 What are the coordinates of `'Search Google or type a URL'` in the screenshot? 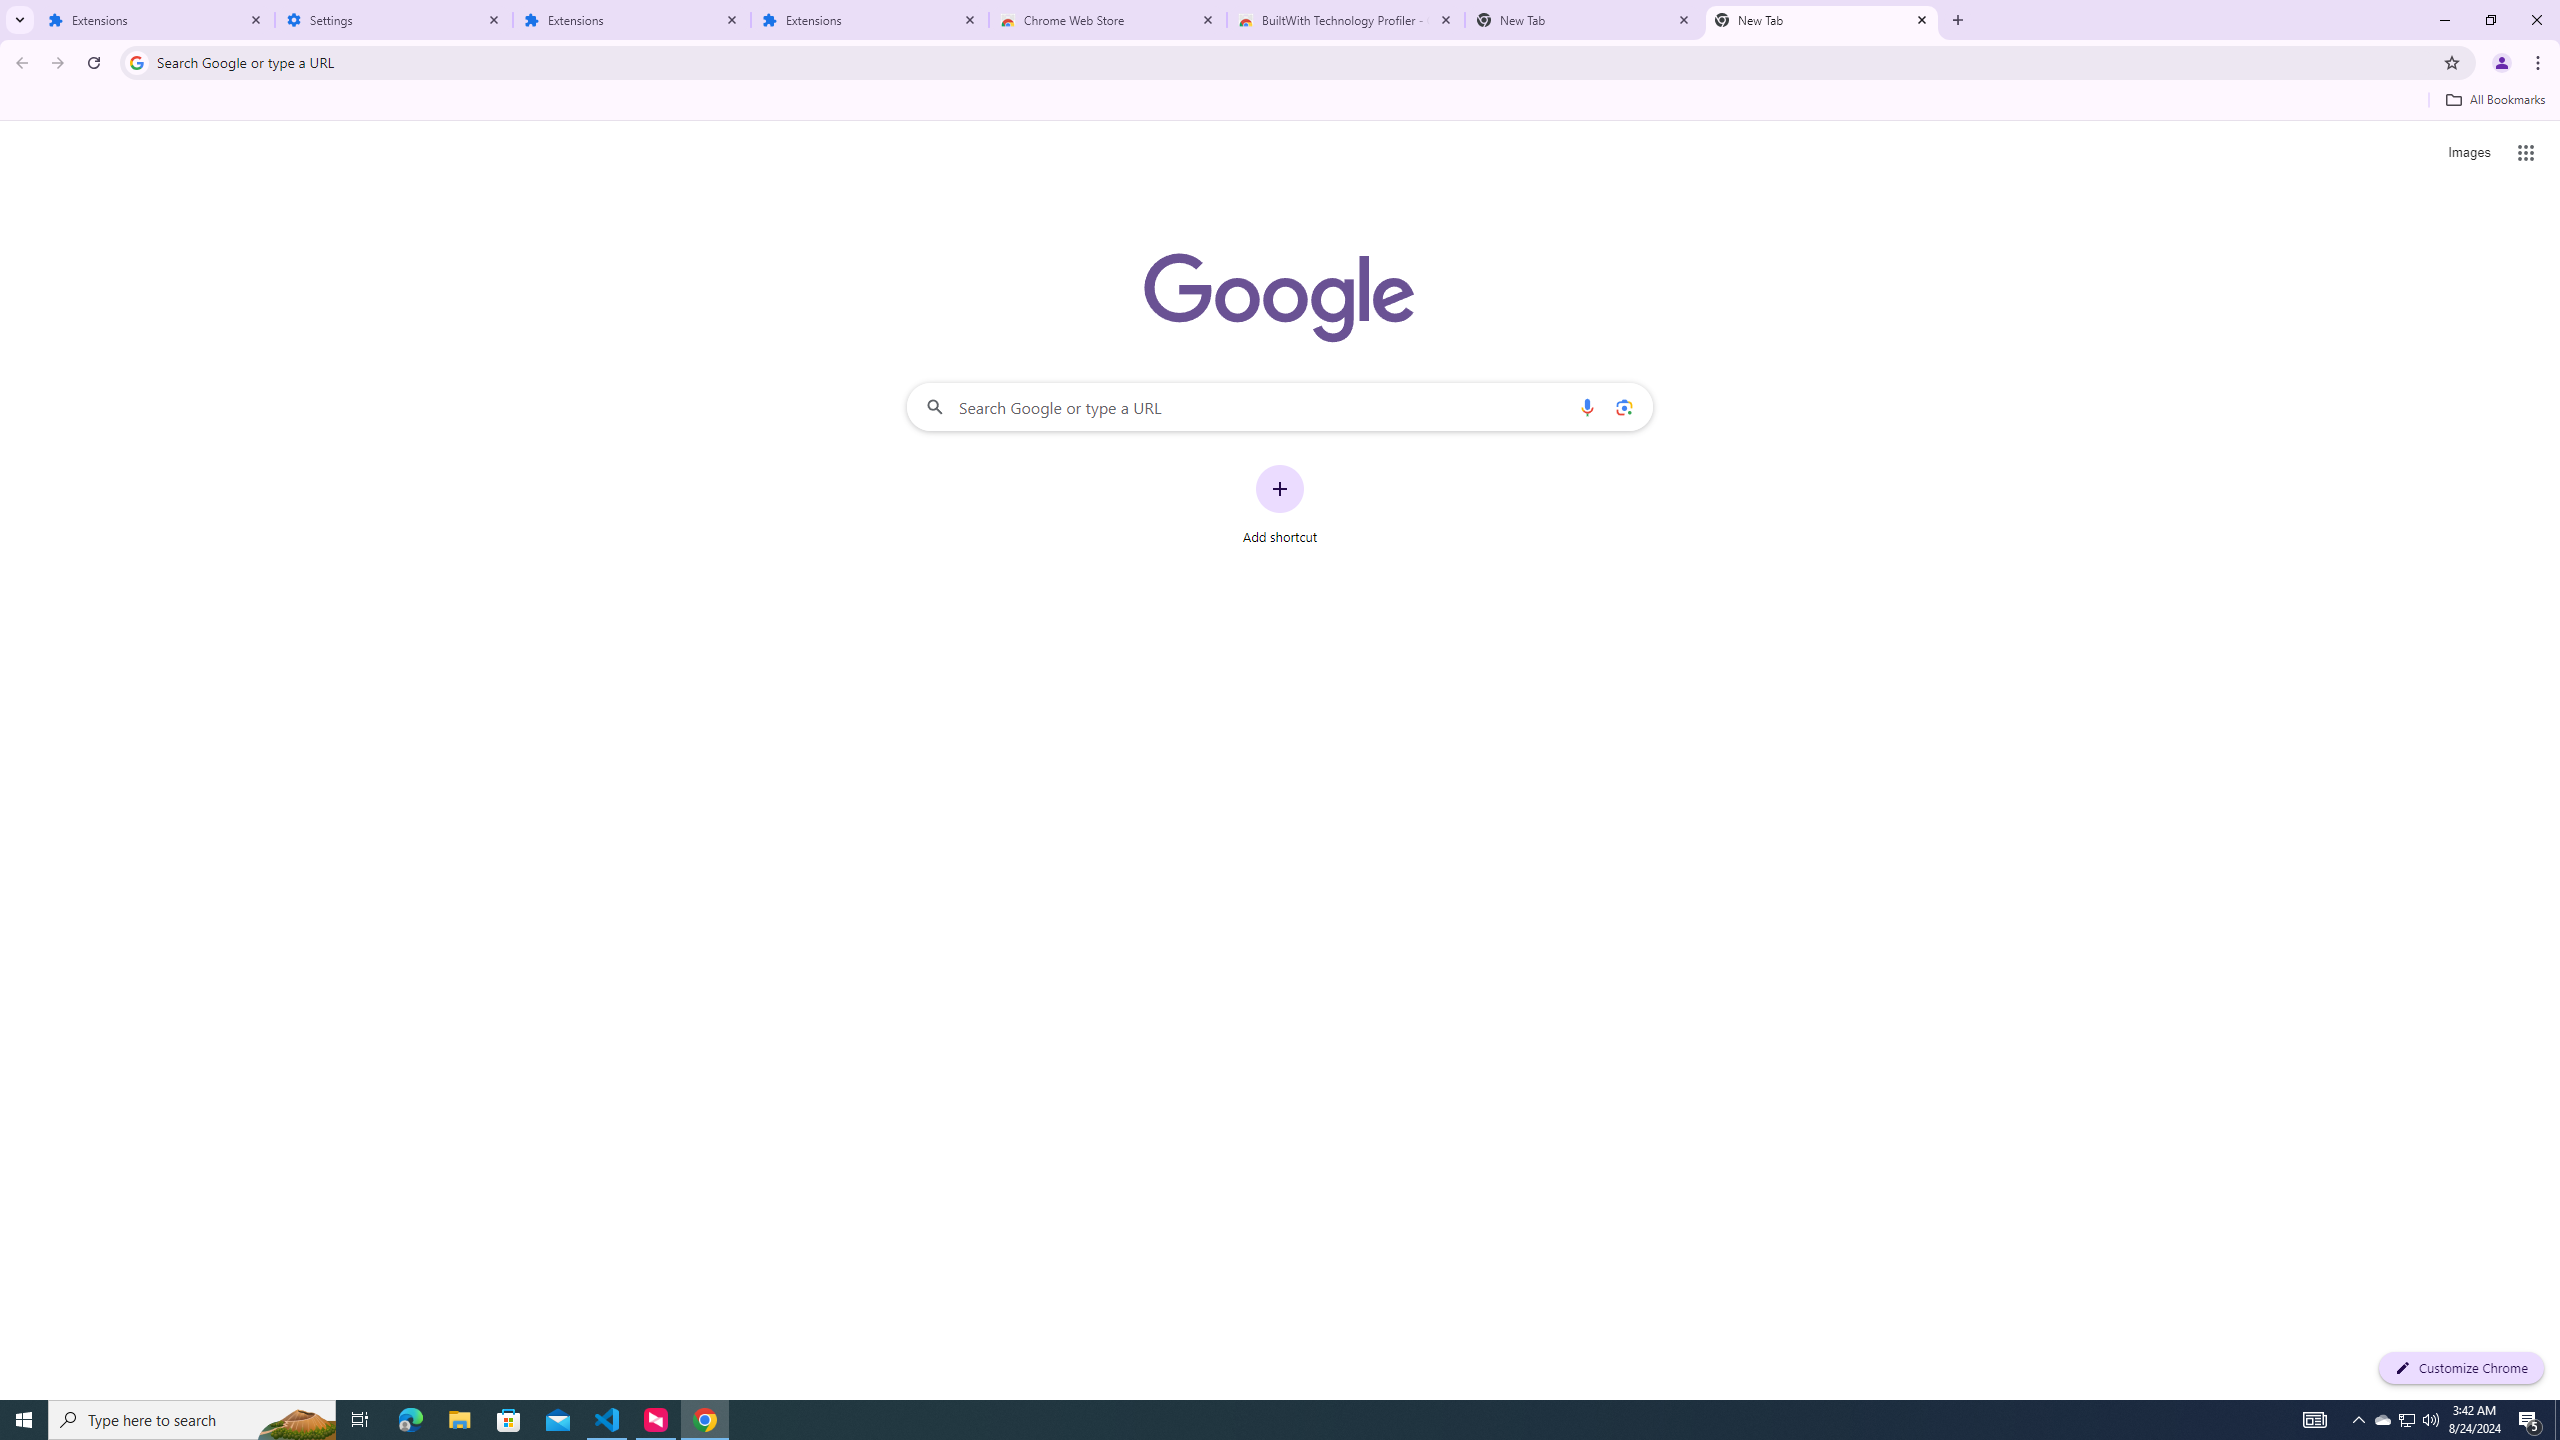 It's located at (1280, 405).